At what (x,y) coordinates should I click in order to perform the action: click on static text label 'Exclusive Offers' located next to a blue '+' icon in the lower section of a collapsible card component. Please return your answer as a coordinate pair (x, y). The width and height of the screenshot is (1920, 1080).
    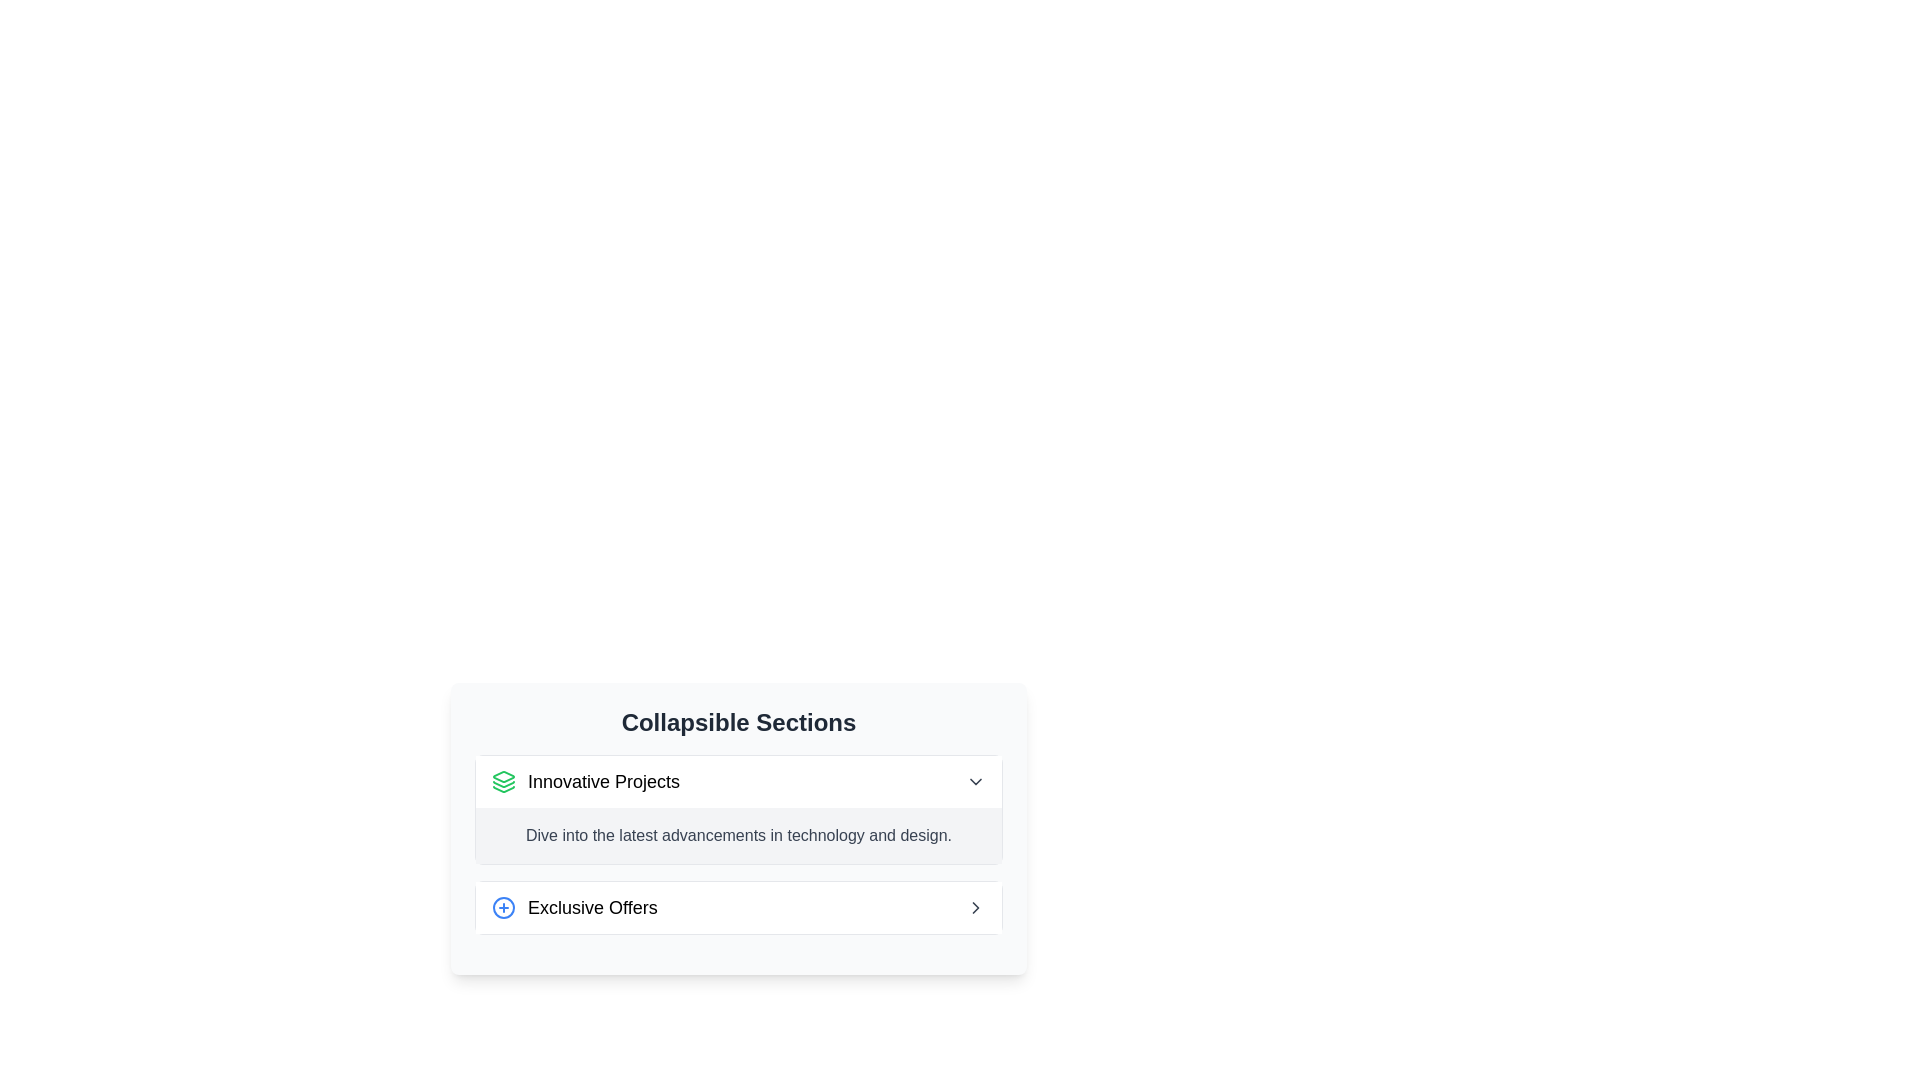
    Looking at the image, I should click on (591, 907).